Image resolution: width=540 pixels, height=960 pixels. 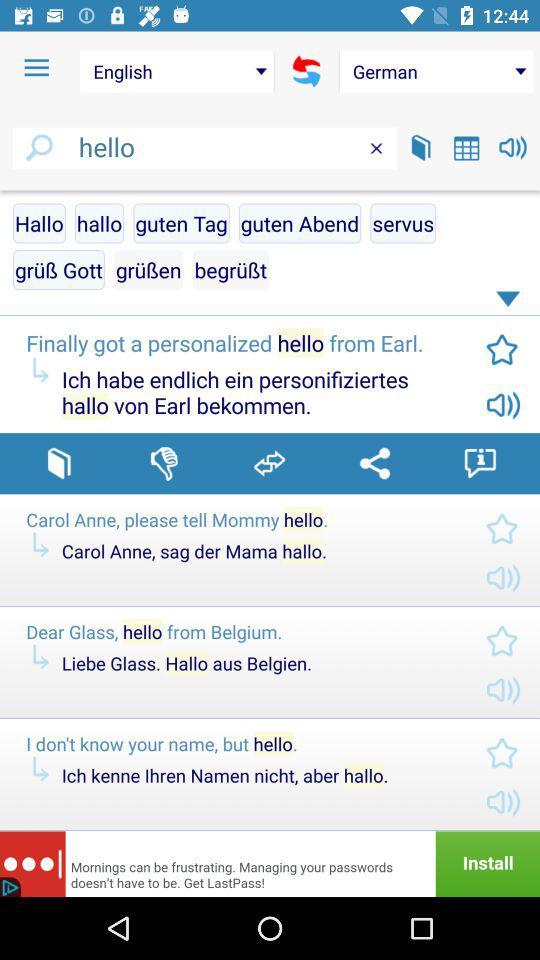 What do you see at coordinates (163, 463) in the screenshot?
I see `dislike this translation` at bounding box center [163, 463].